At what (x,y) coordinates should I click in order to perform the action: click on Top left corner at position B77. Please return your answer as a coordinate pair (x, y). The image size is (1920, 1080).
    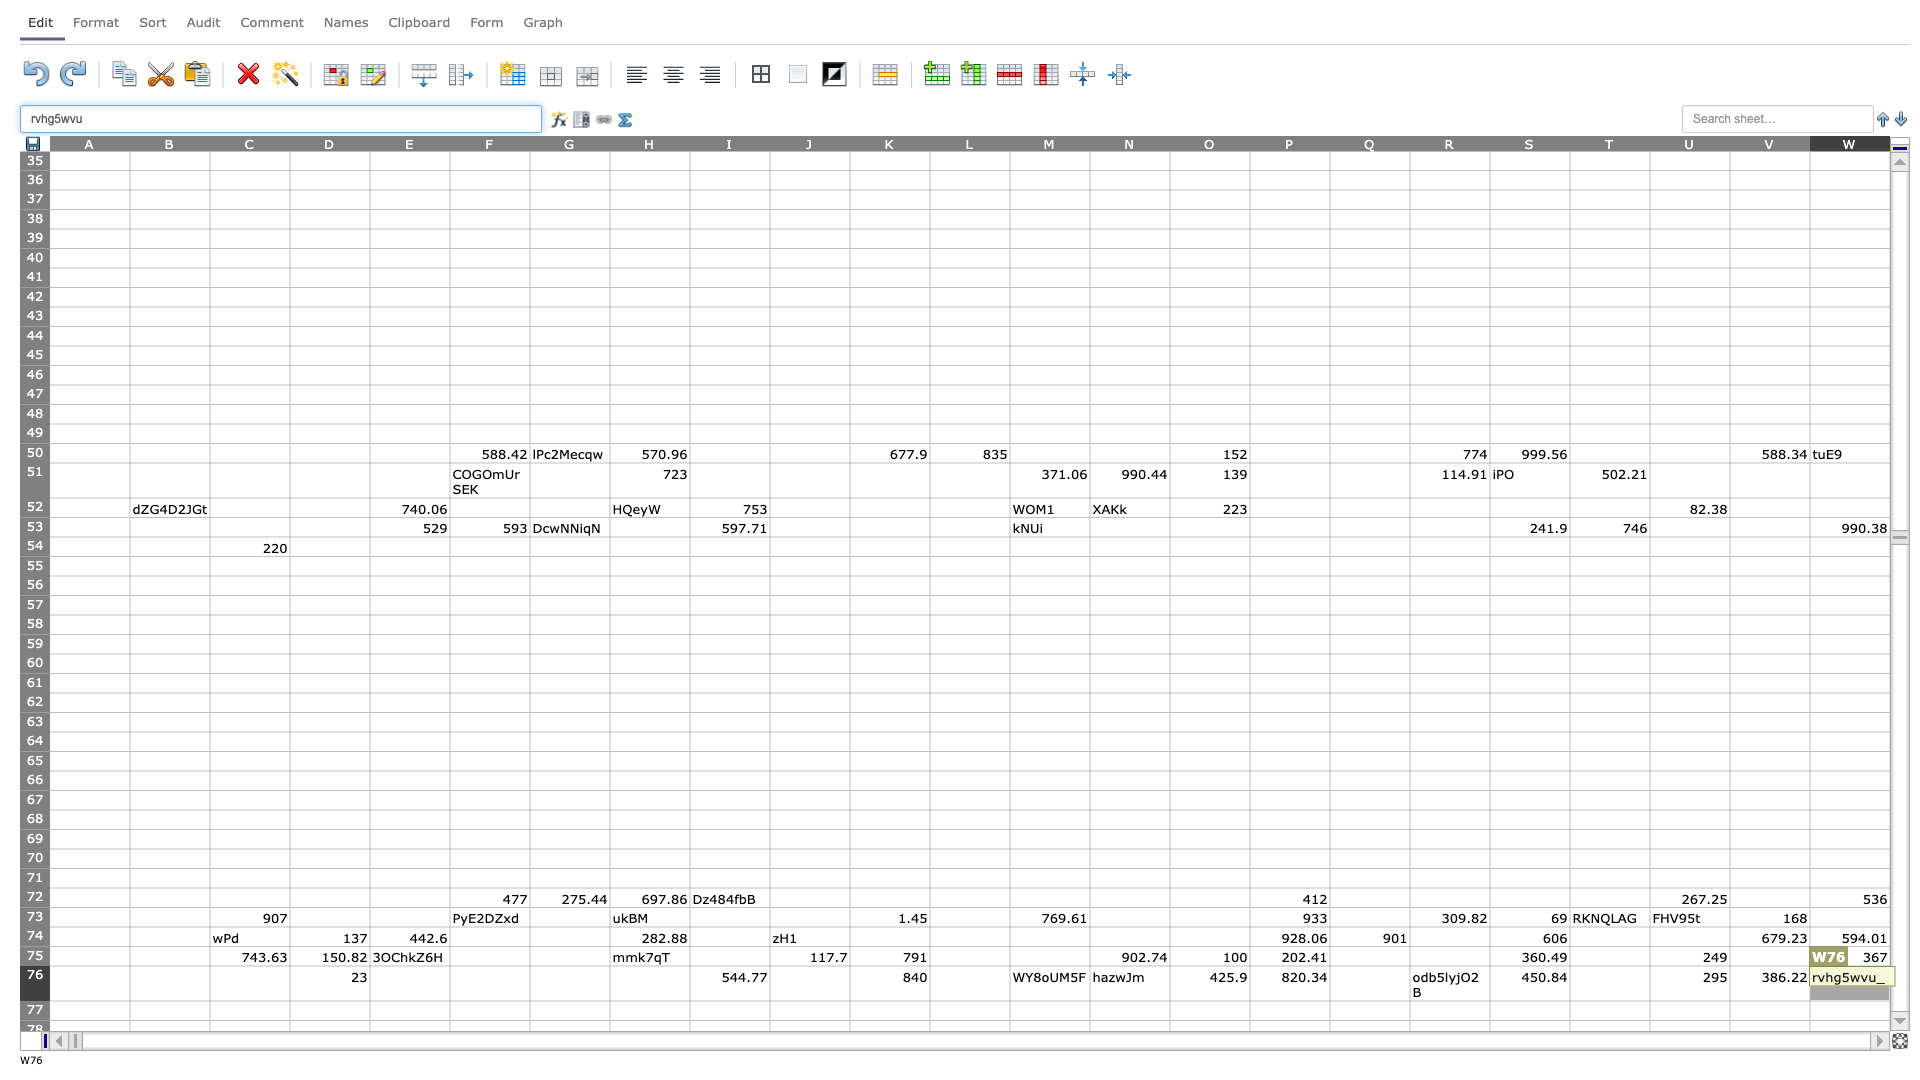
    Looking at the image, I should click on (128, 1001).